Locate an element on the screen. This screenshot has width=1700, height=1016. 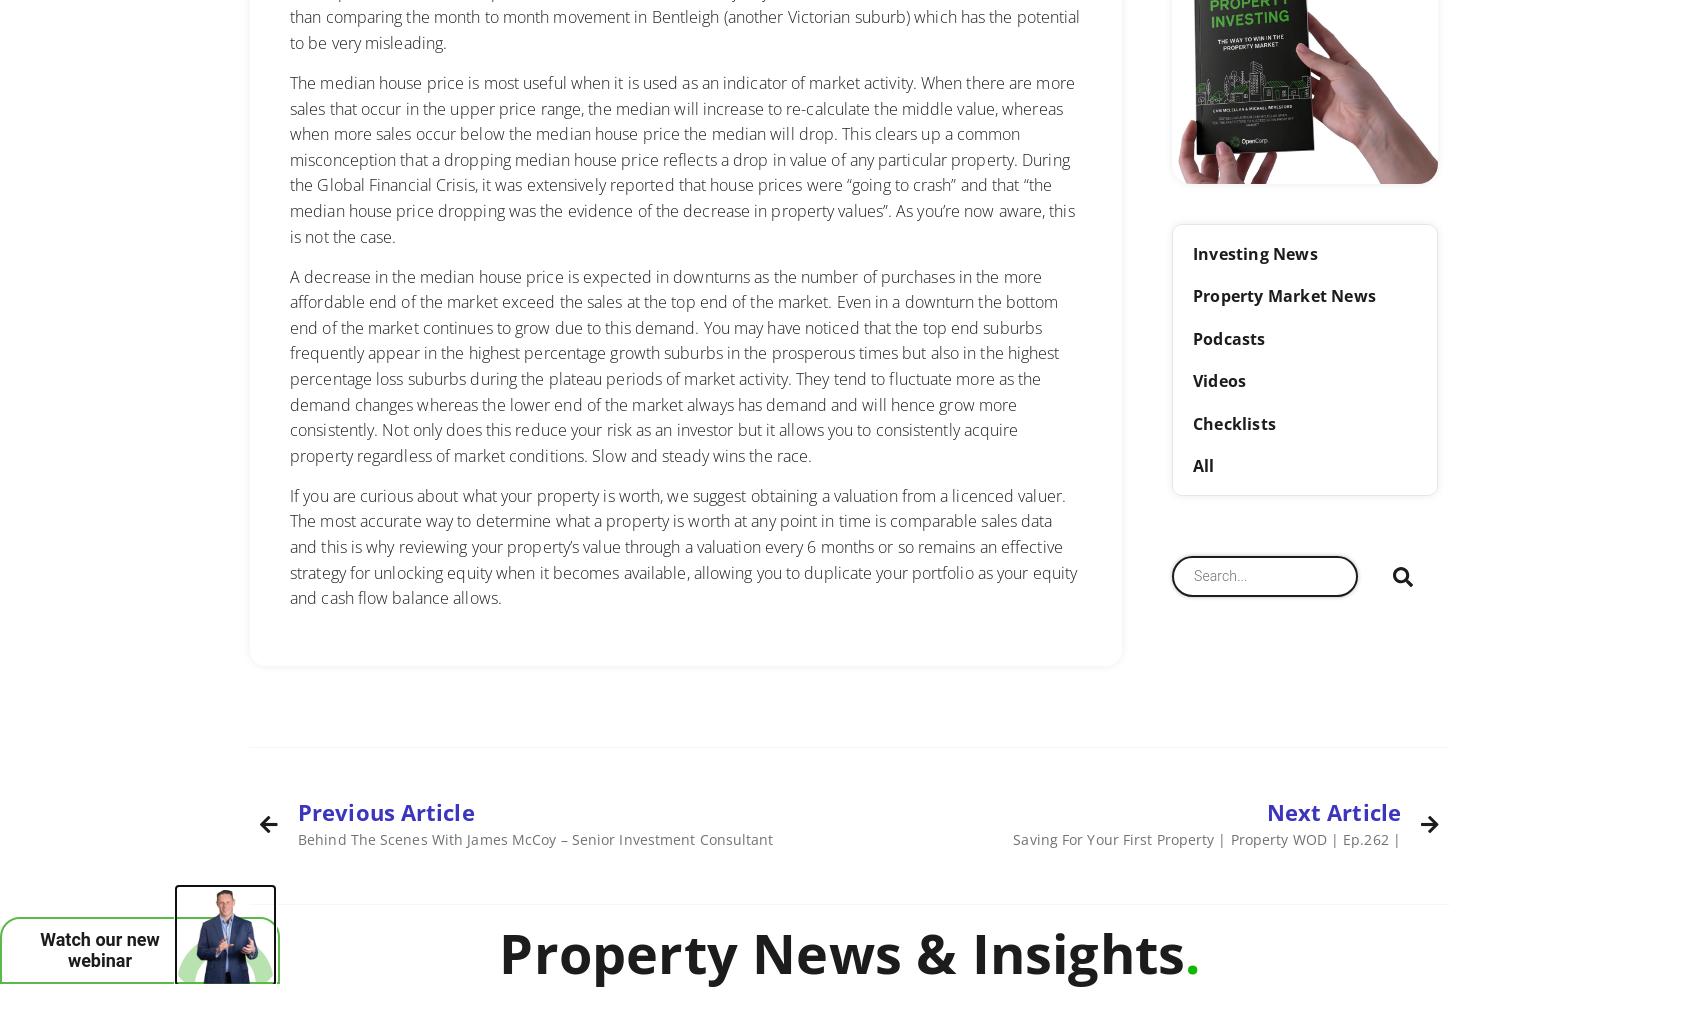
'The median house price is most useful when it is used as an indicator of market activity. When there are more sales that occur in the upper price range, the median will increase to re-calculate the middle value, whereas when more sales occur below the median house price the median will drop. This clears up a common misconception that a dropping median house price reflects a drop in value of any particular property. During the Global Financial Crisis, it was extensively reported that house prices were “going to crash” and that “the median house price dropping was the evidence of the decrease in property values”. As you’re now aware, this is not the case.' is located at coordinates (682, 158).